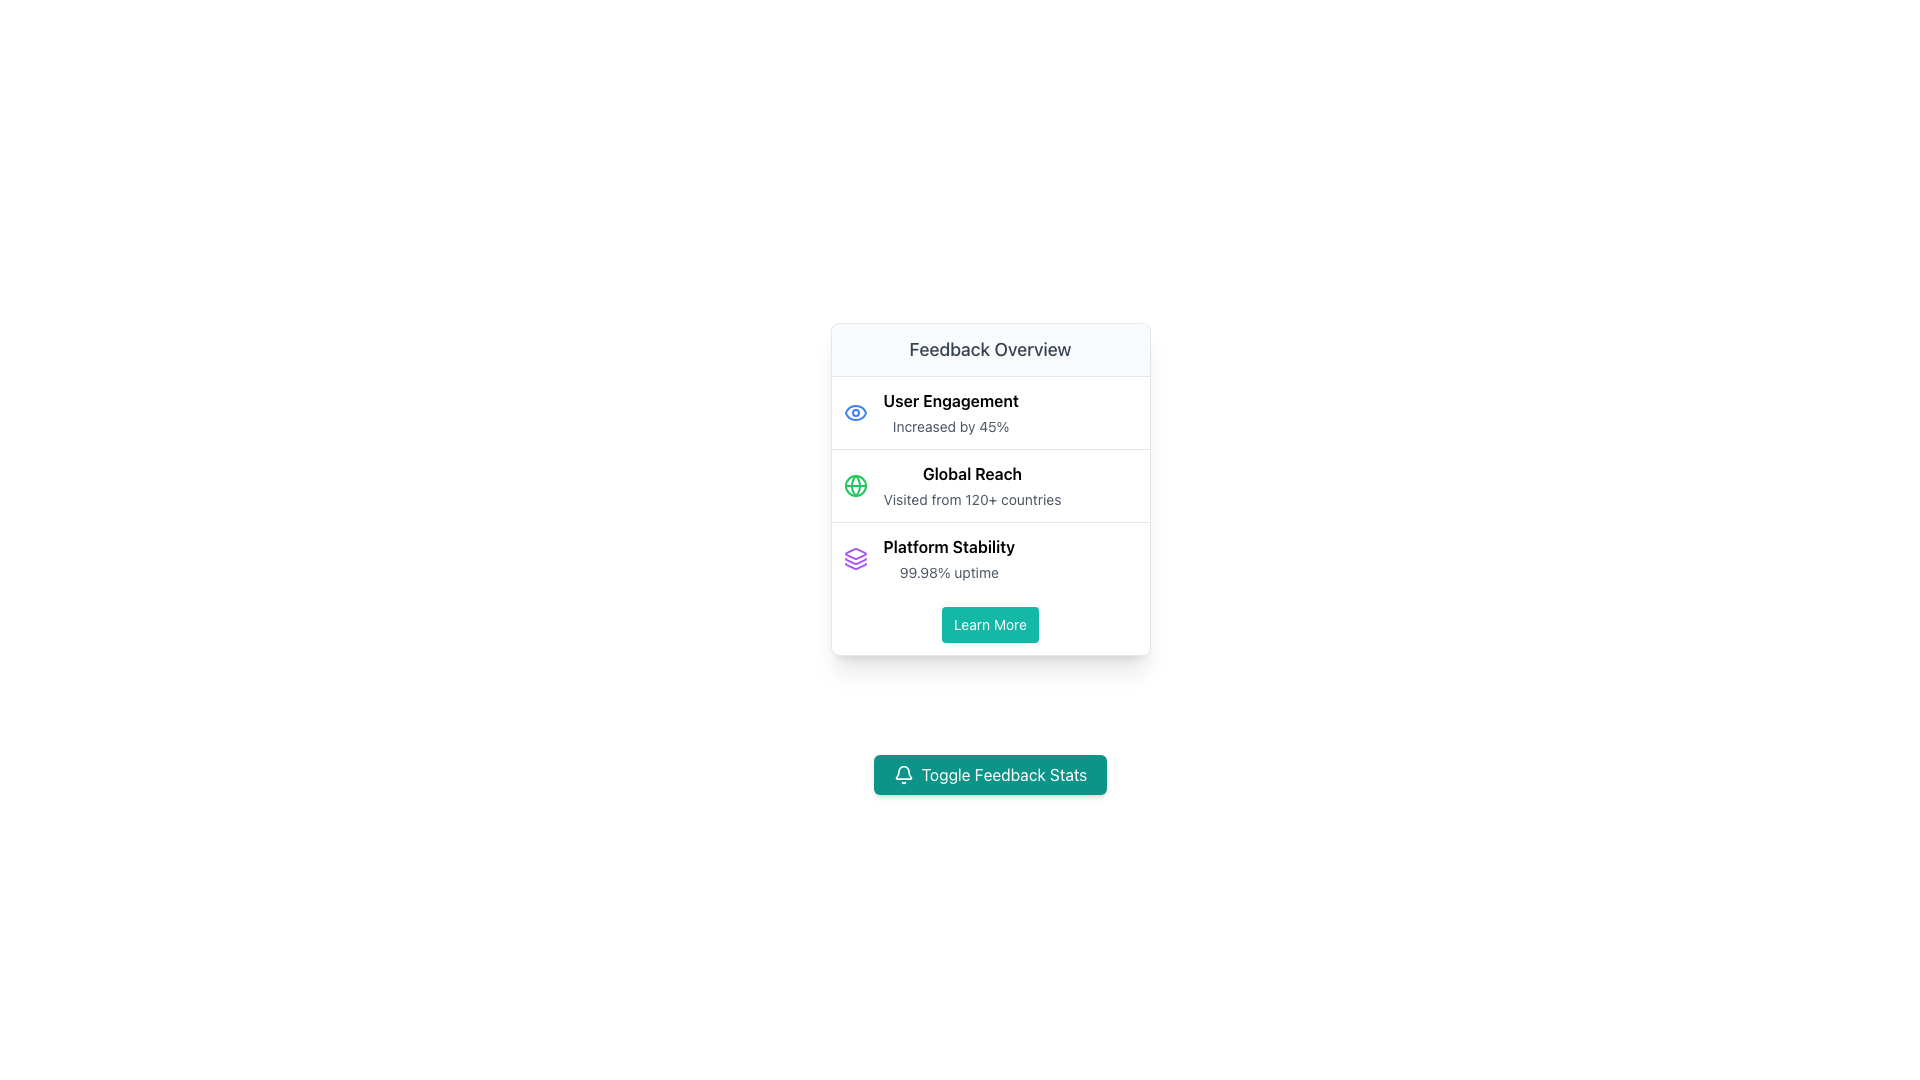  What do you see at coordinates (990, 558) in the screenshot?
I see `the Informative display component titled 'Platform Stability' which shows a purple icon and uptime percentage` at bounding box center [990, 558].